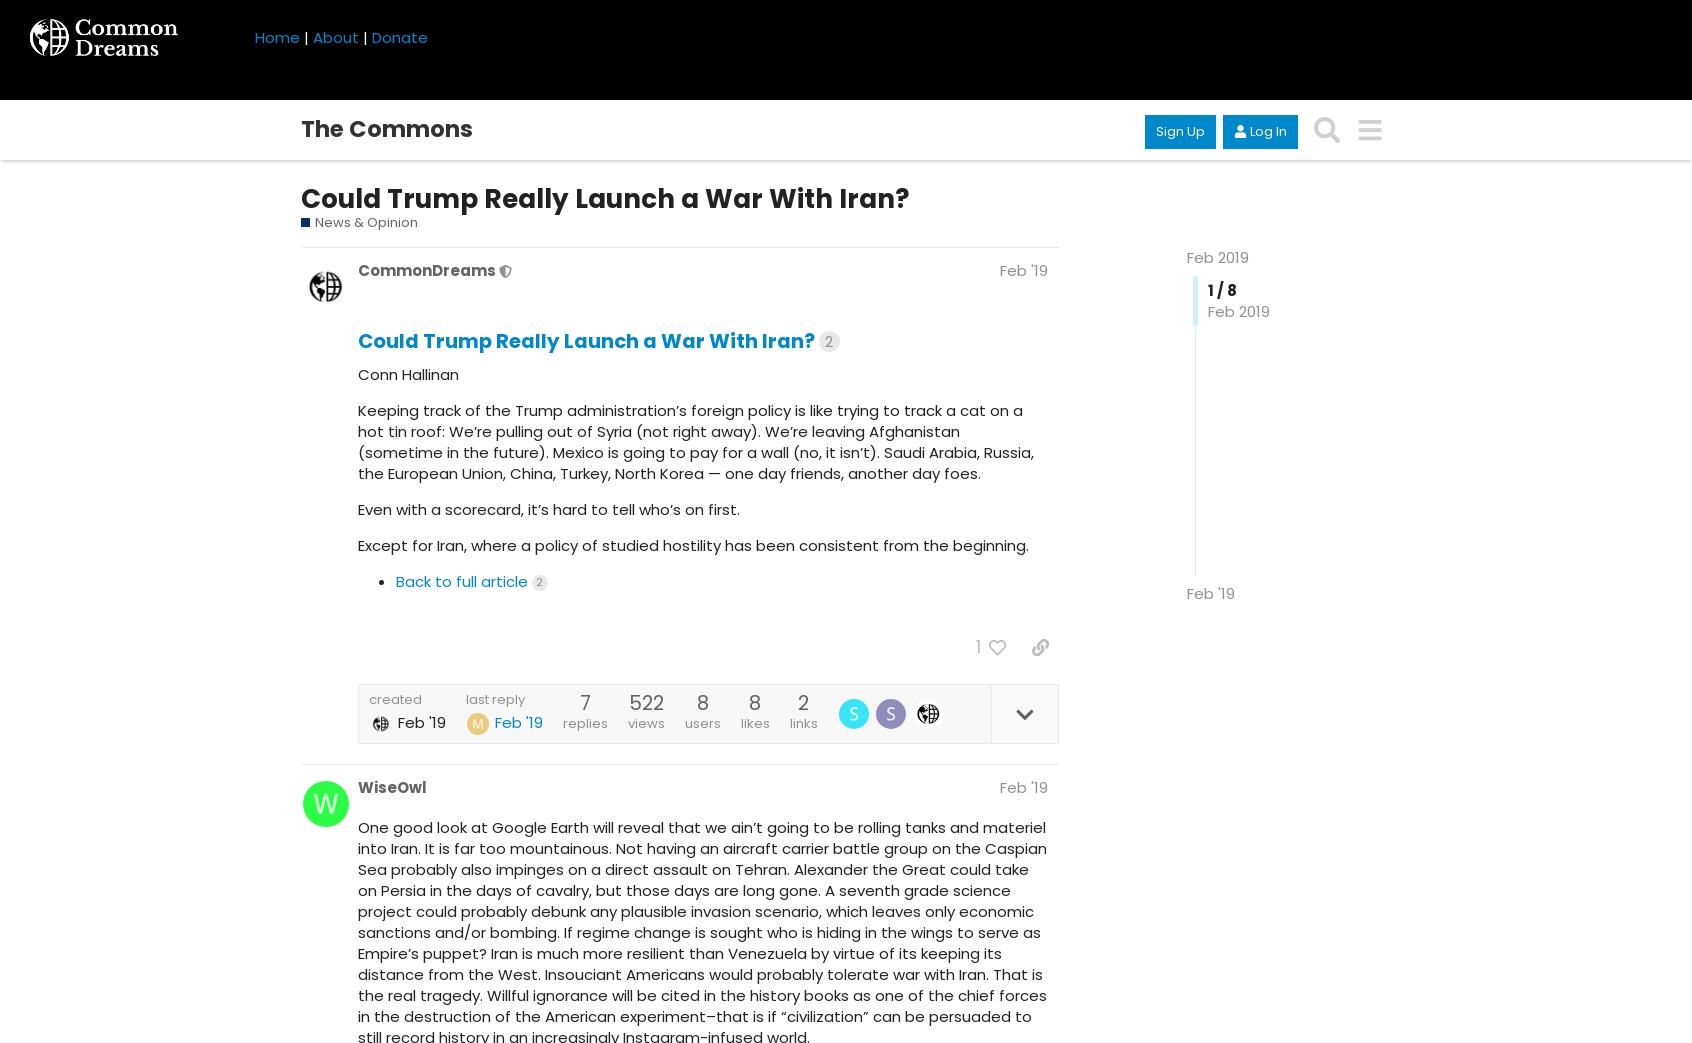 Image resolution: width=1692 pixels, height=1043 pixels. I want to click on 'News & Opinion', so click(314, 221).